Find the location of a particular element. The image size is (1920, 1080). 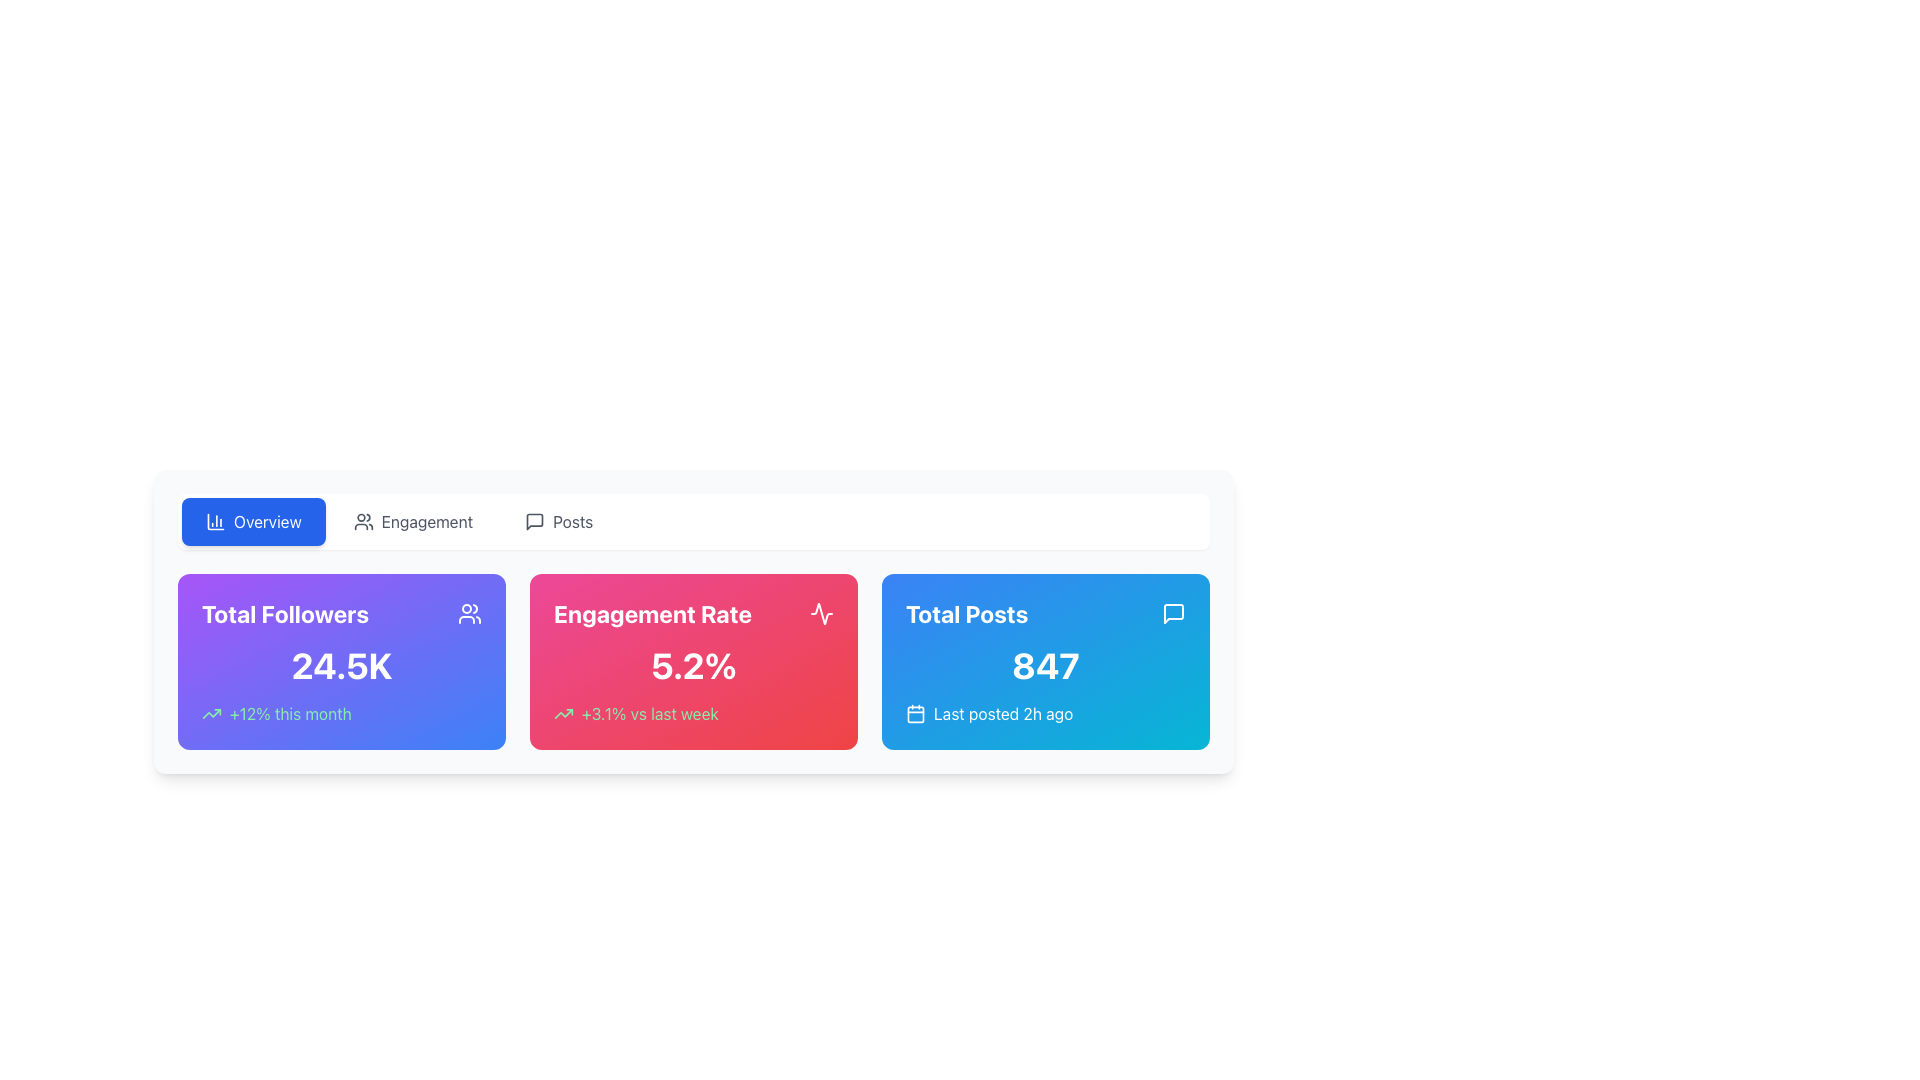

the 'Engagement' button, which is a rounded rectangular button with gray text and an icon representing users is located at coordinates (412, 520).